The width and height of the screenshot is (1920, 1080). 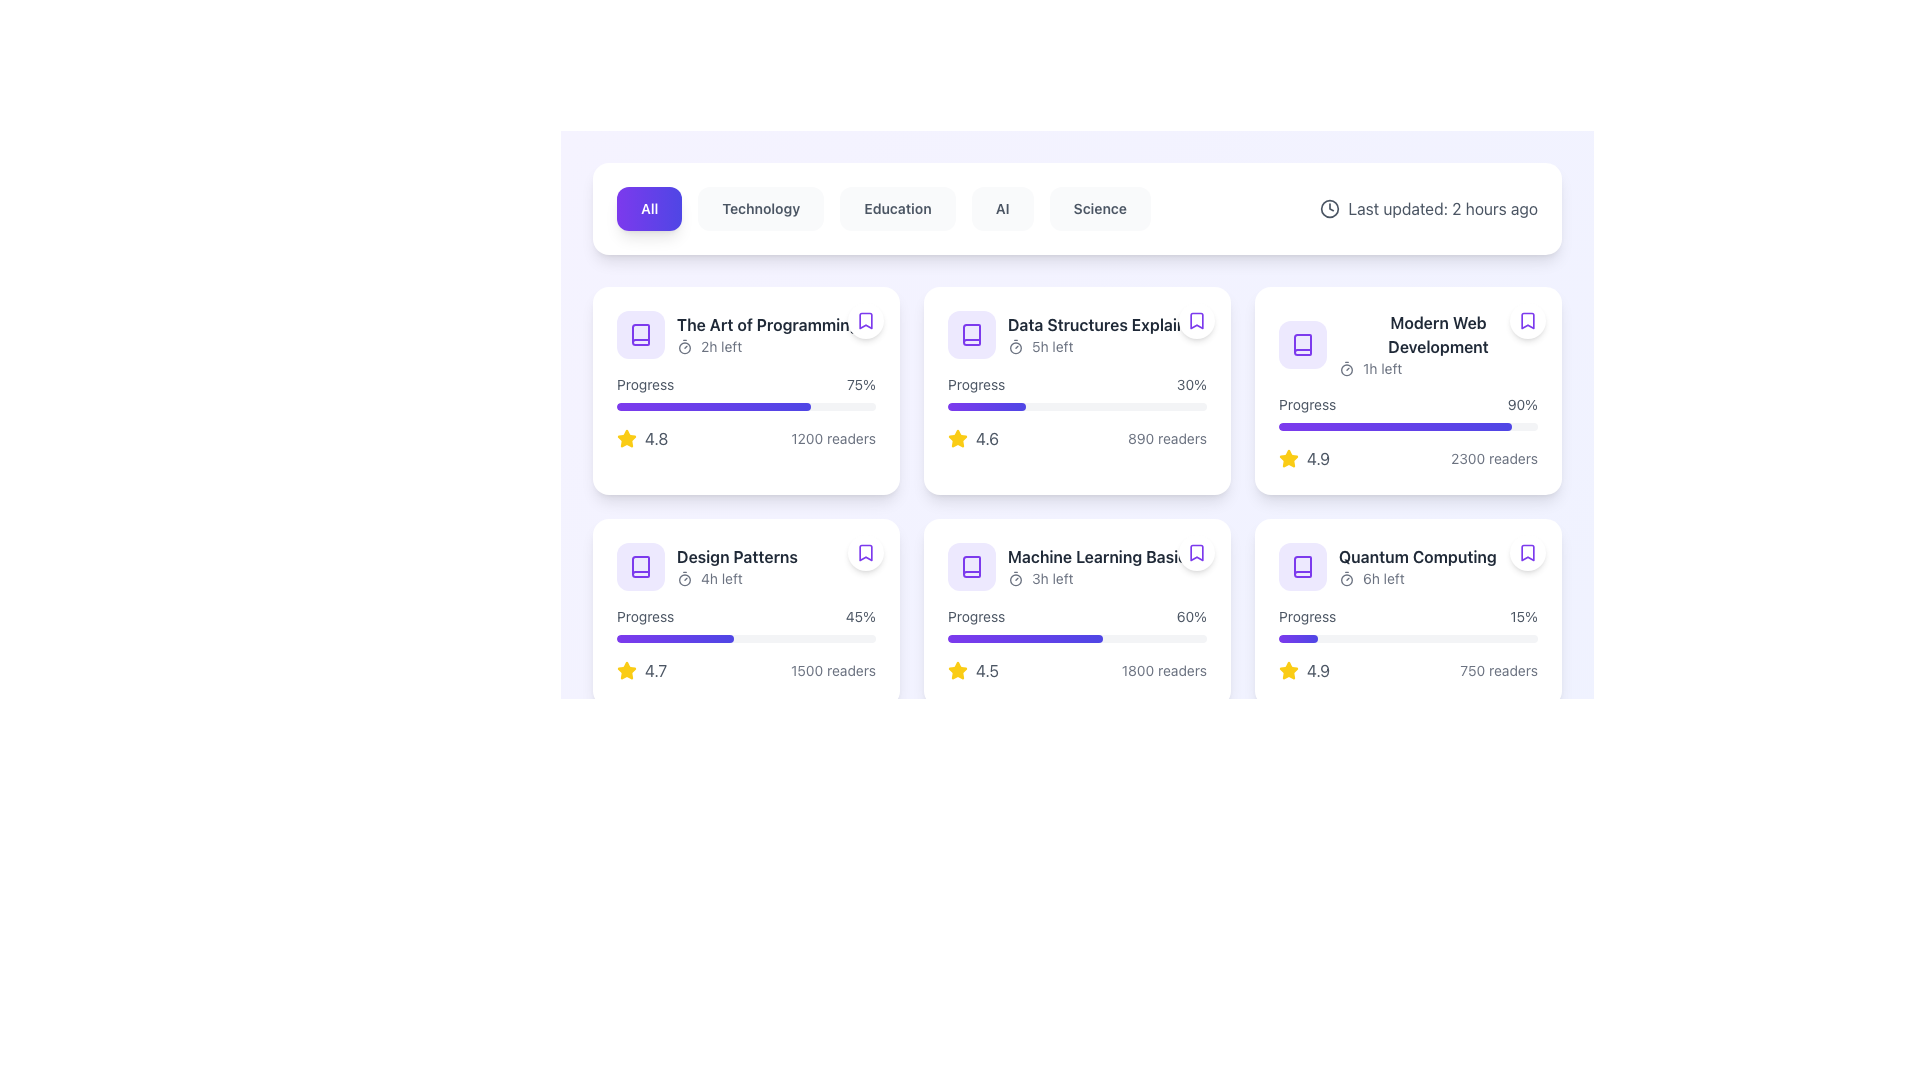 What do you see at coordinates (1302, 567) in the screenshot?
I see `the educational resource icon representing 'Data Structures Explained', located in the upper-left corner of the corresponding card` at bounding box center [1302, 567].